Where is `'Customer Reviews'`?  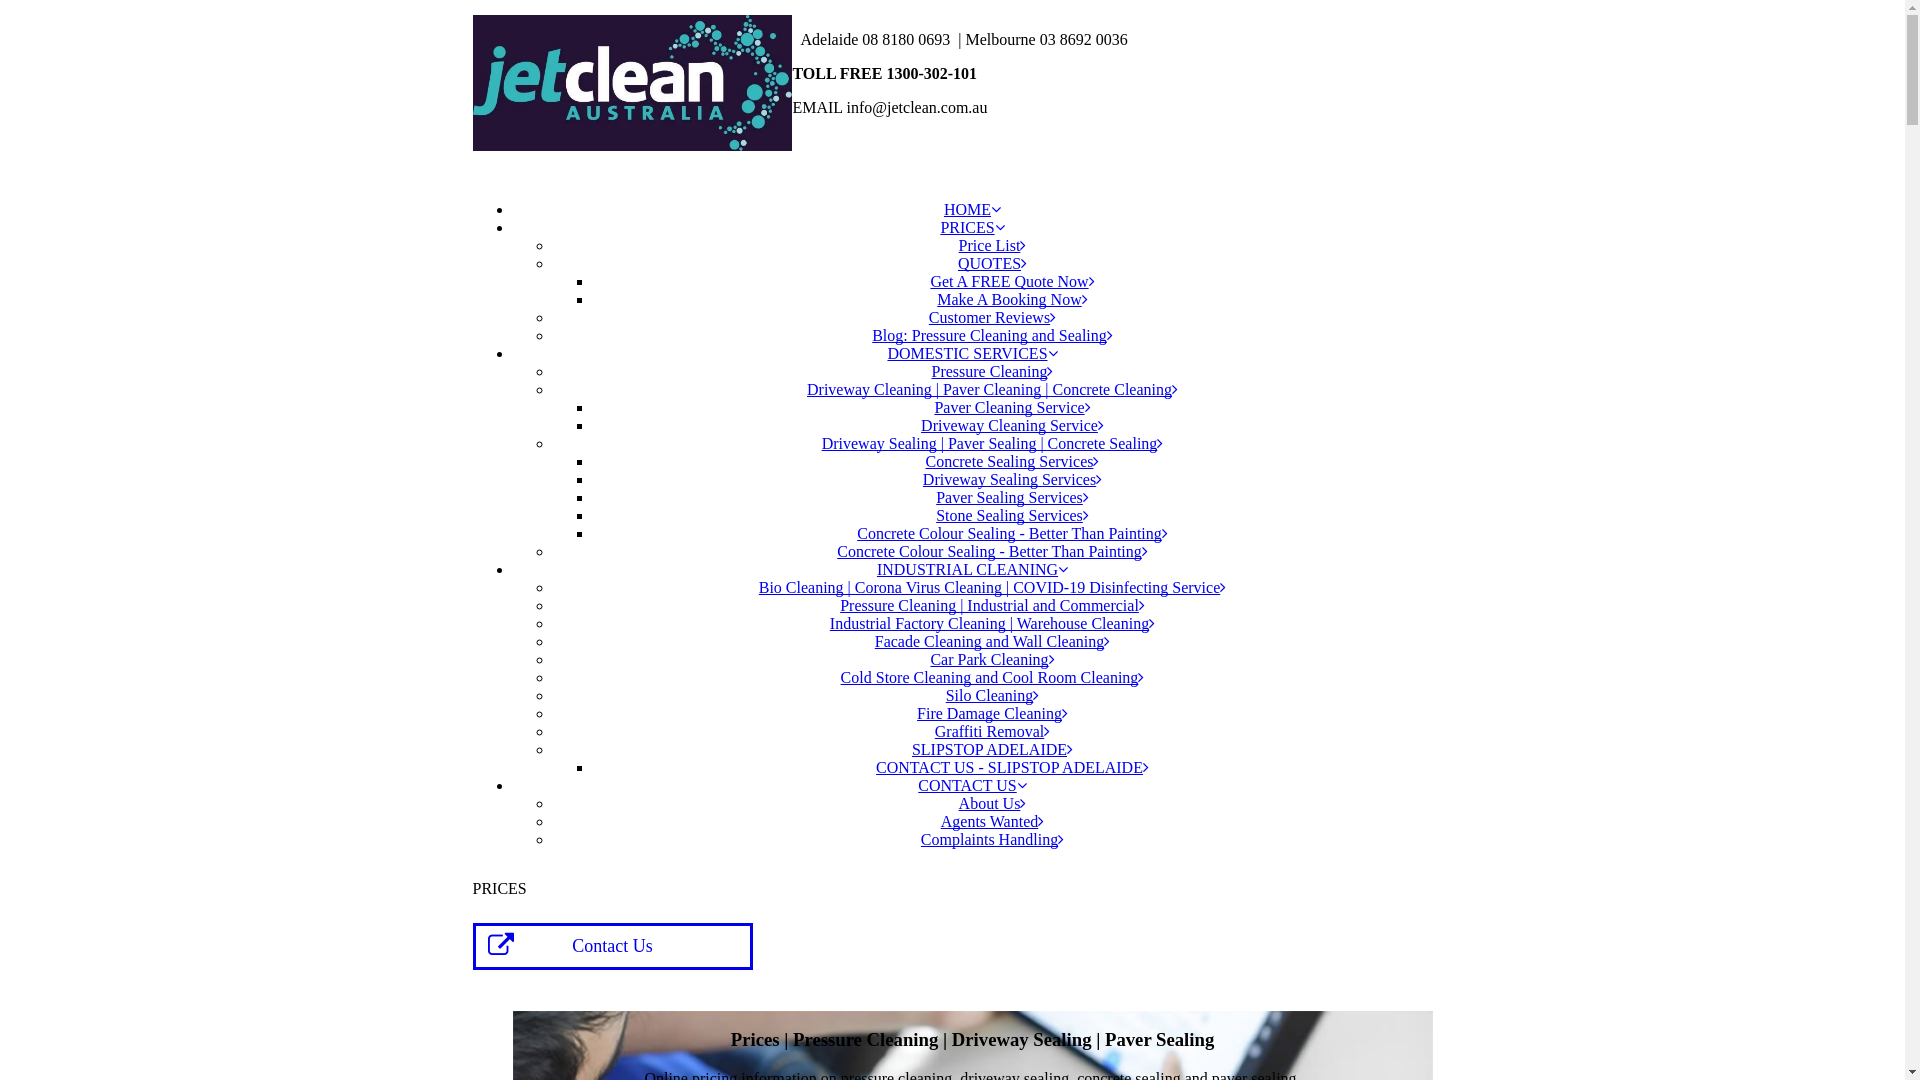 'Customer Reviews' is located at coordinates (992, 316).